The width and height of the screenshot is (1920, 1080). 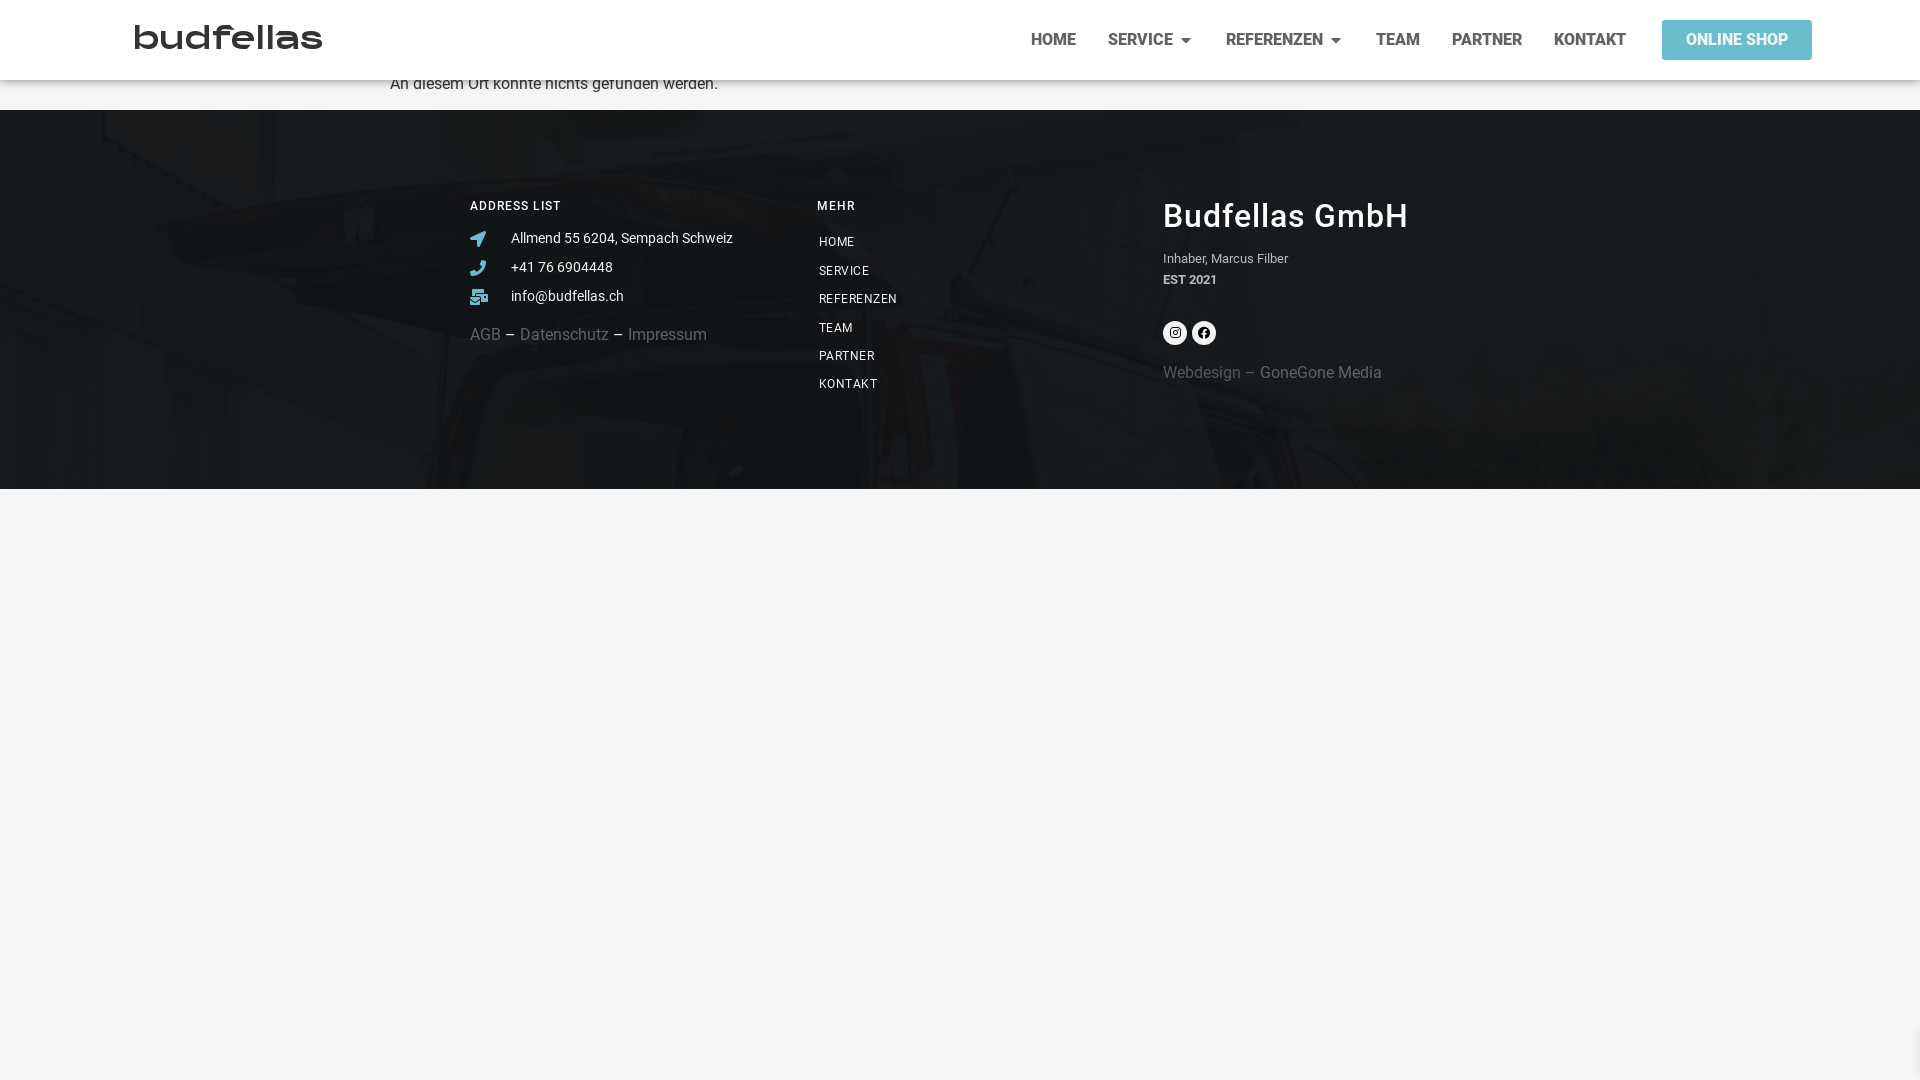 What do you see at coordinates (1736, 39) in the screenshot?
I see `'ONLINE SHOP'` at bounding box center [1736, 39].